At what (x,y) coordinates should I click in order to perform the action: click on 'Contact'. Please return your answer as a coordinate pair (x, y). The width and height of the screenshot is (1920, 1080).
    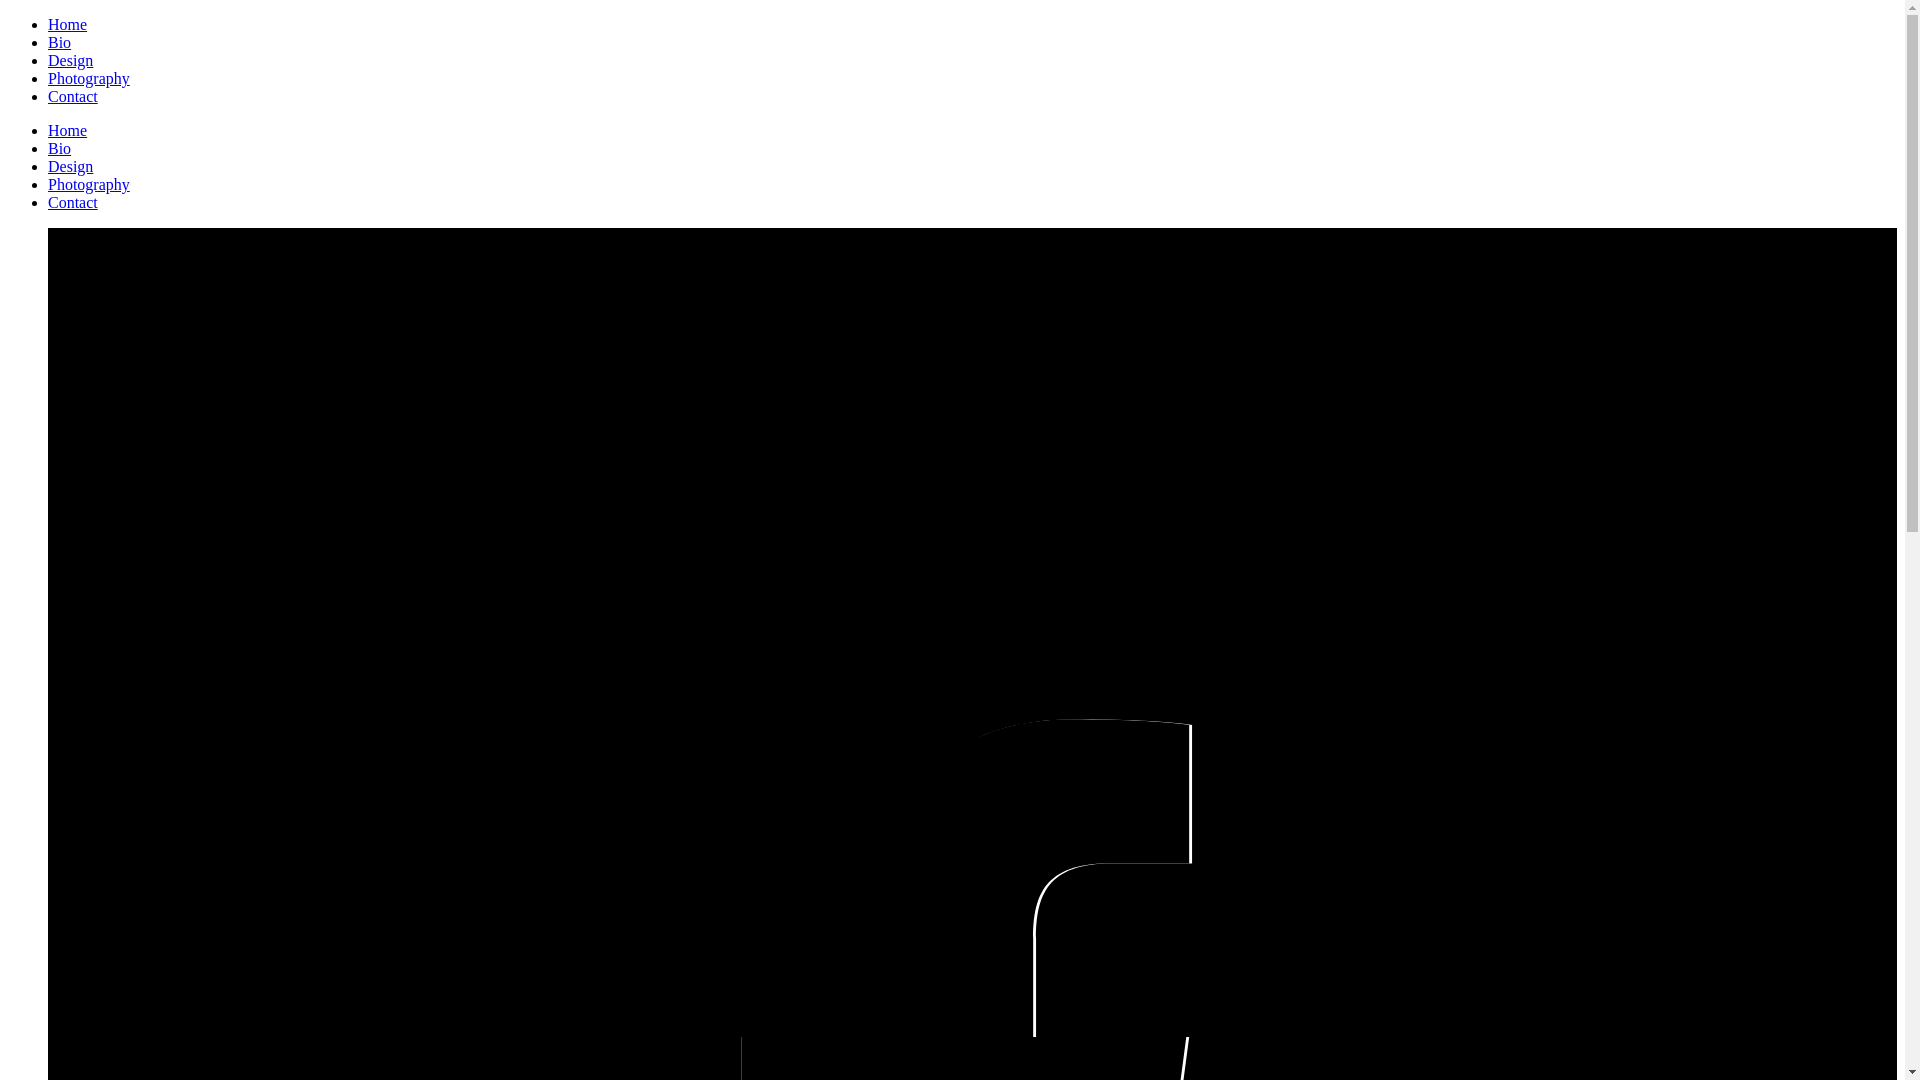
    Looking at the image, I should click on (72, 202).